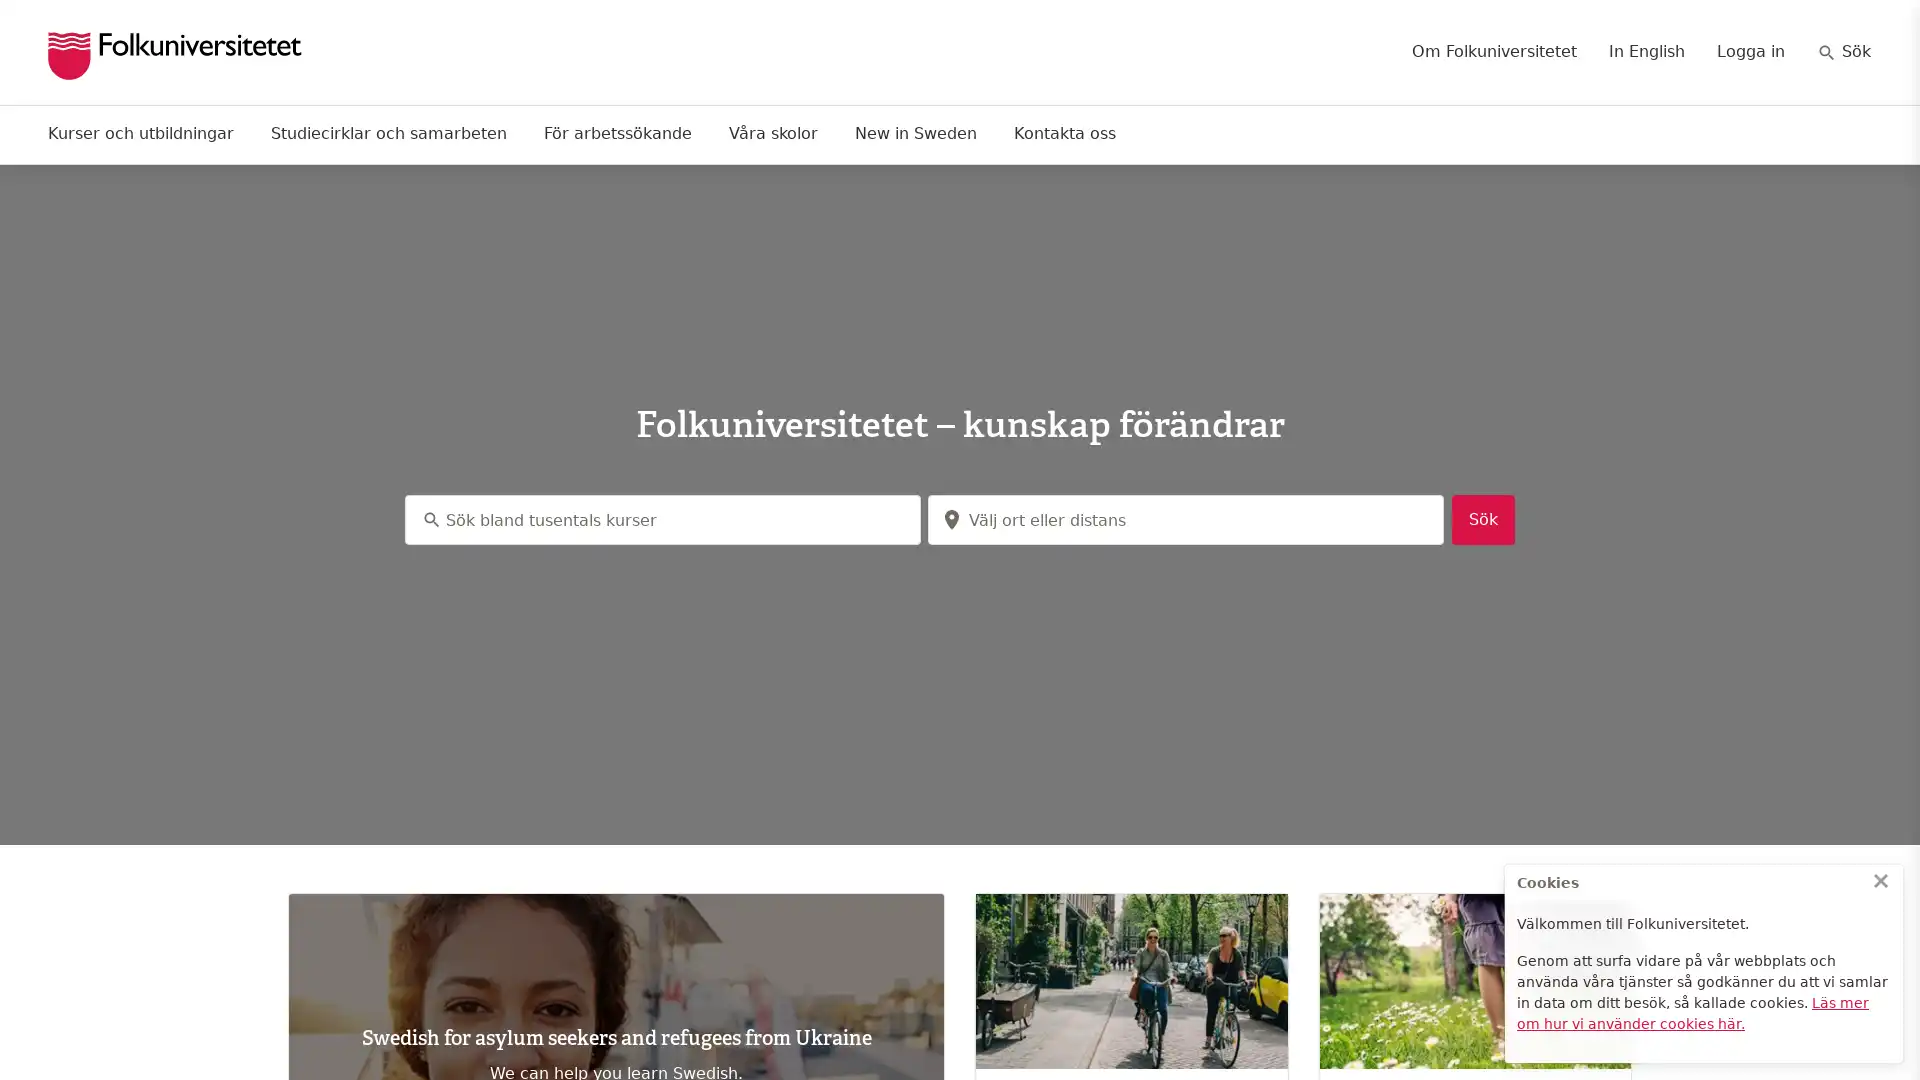 Image resolution: width=1920 pixels, height=1080 pixels. I want to click on Rensa sokfalt, so click(895, 519).